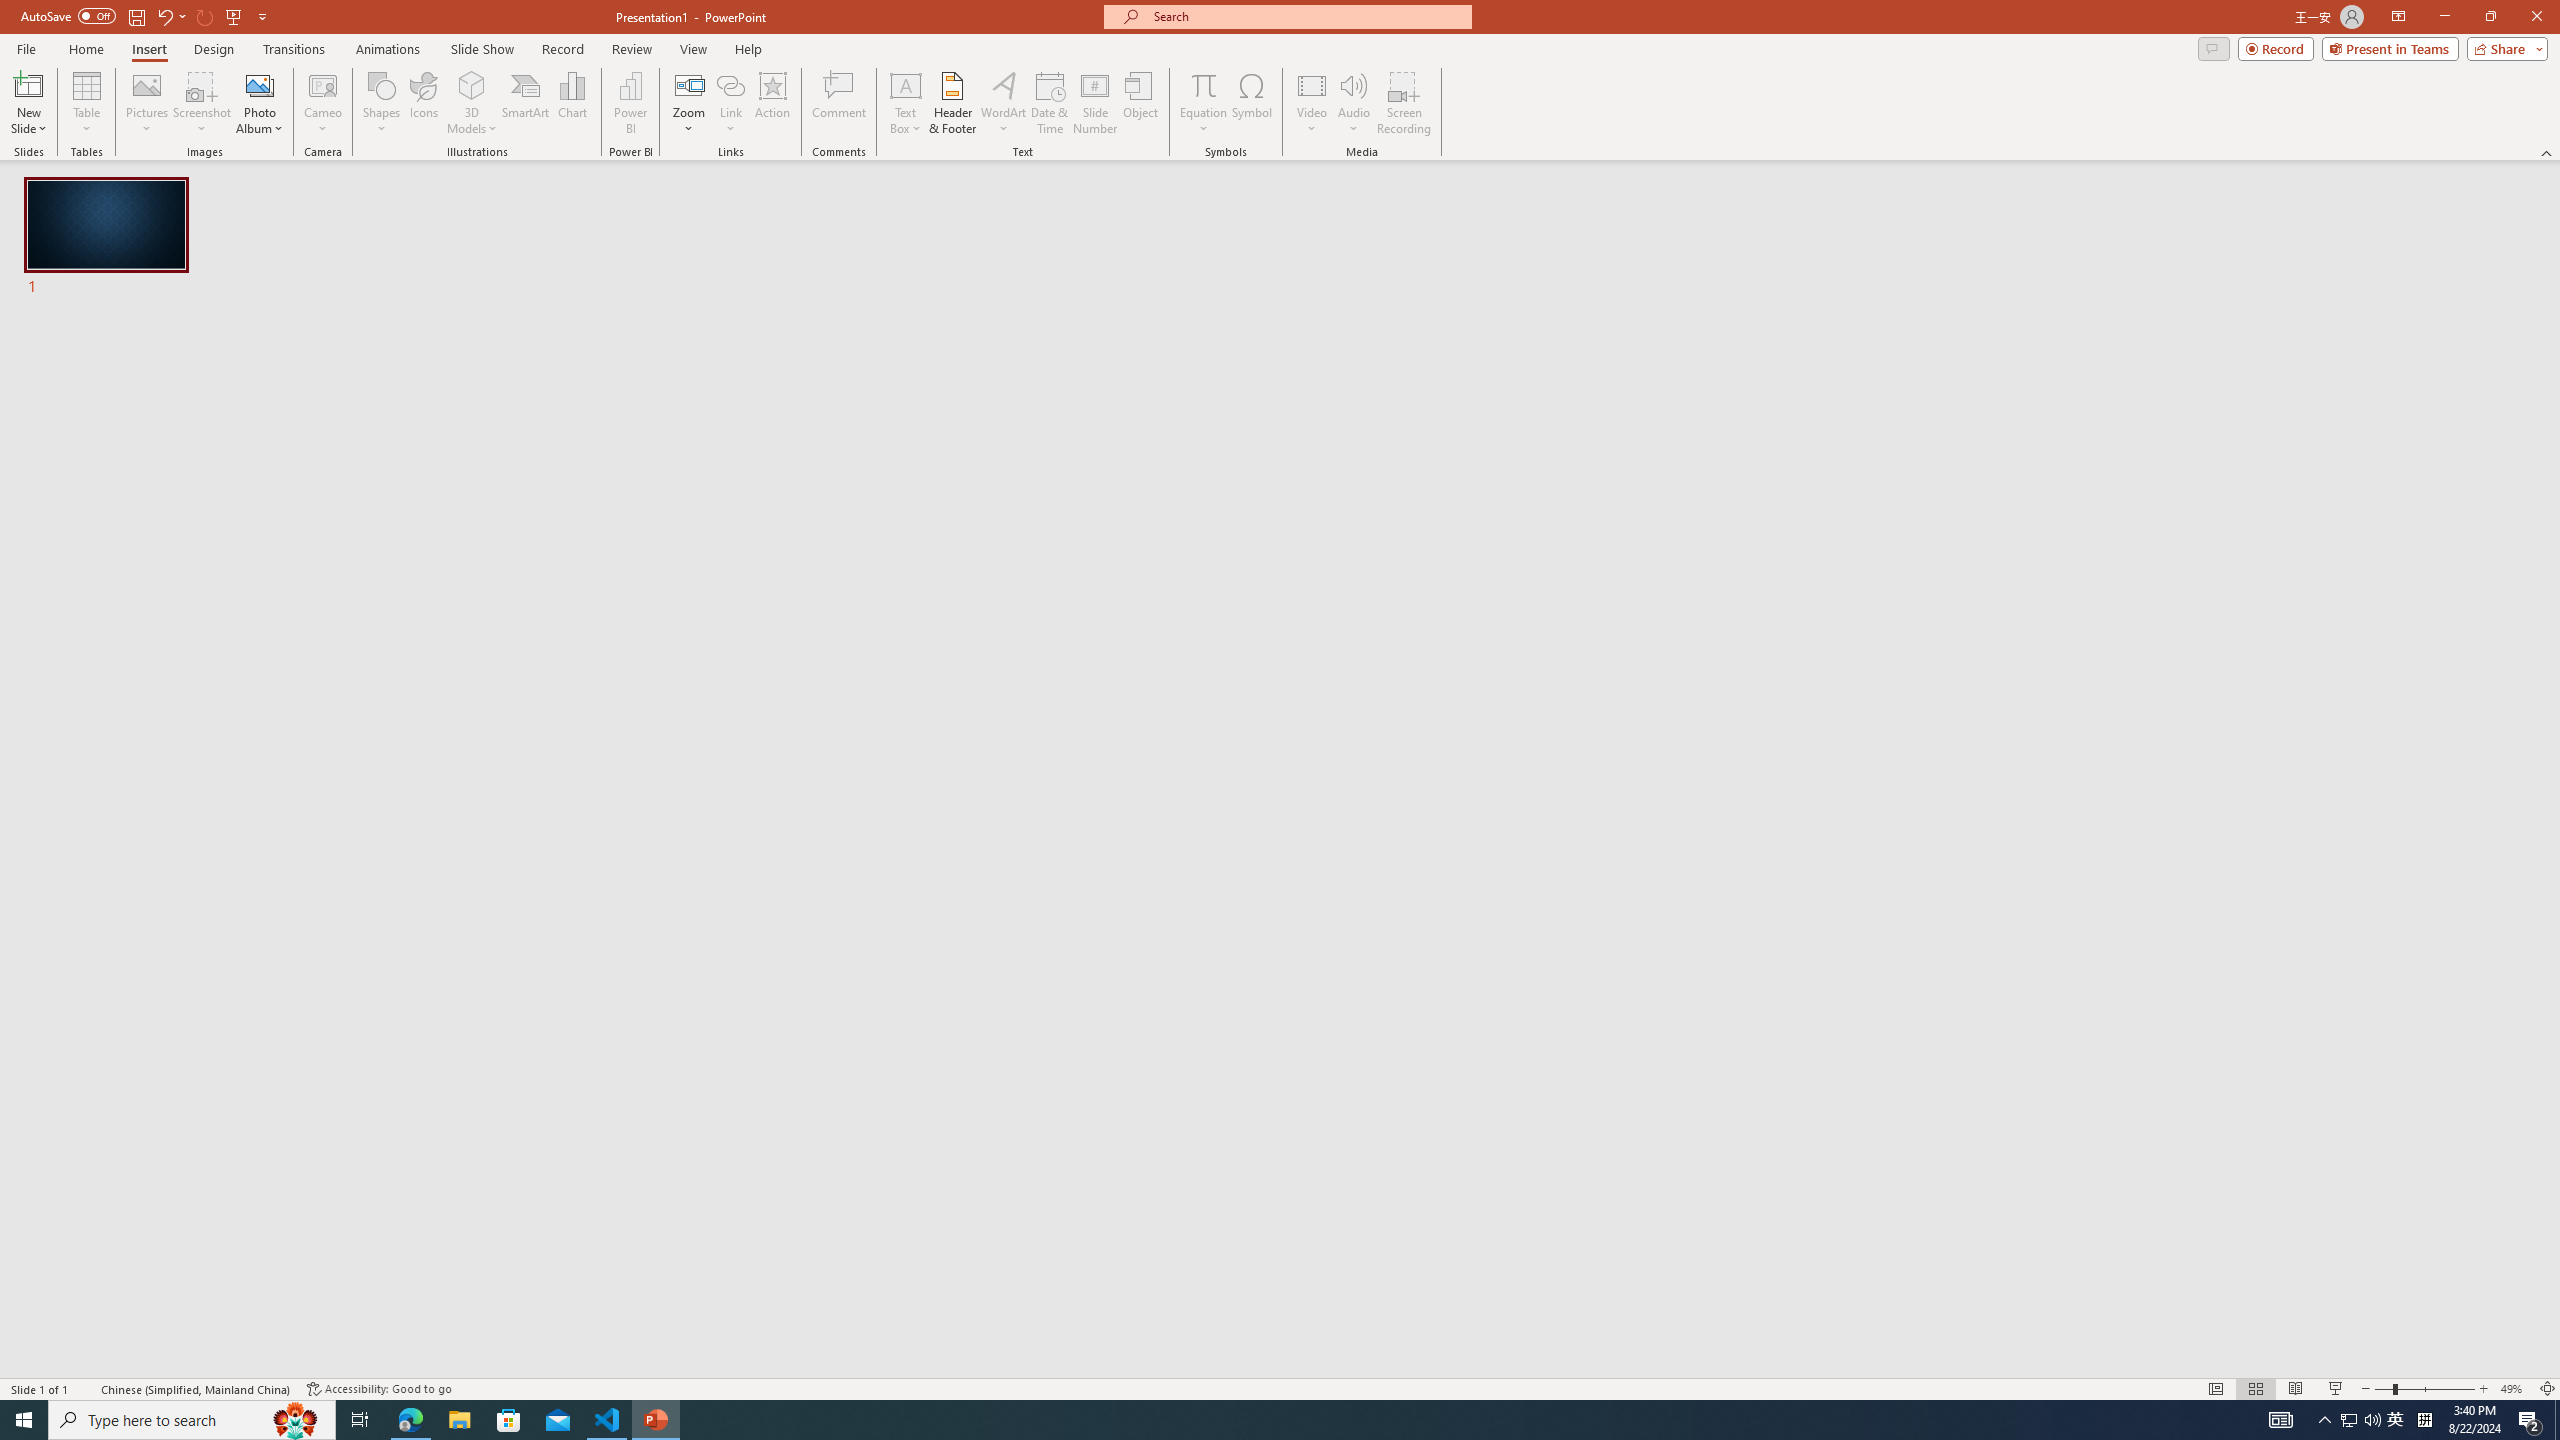  Describe the element at coordinates (525, 103) in the screenshot. I see `'SmartArt...'` at that location.